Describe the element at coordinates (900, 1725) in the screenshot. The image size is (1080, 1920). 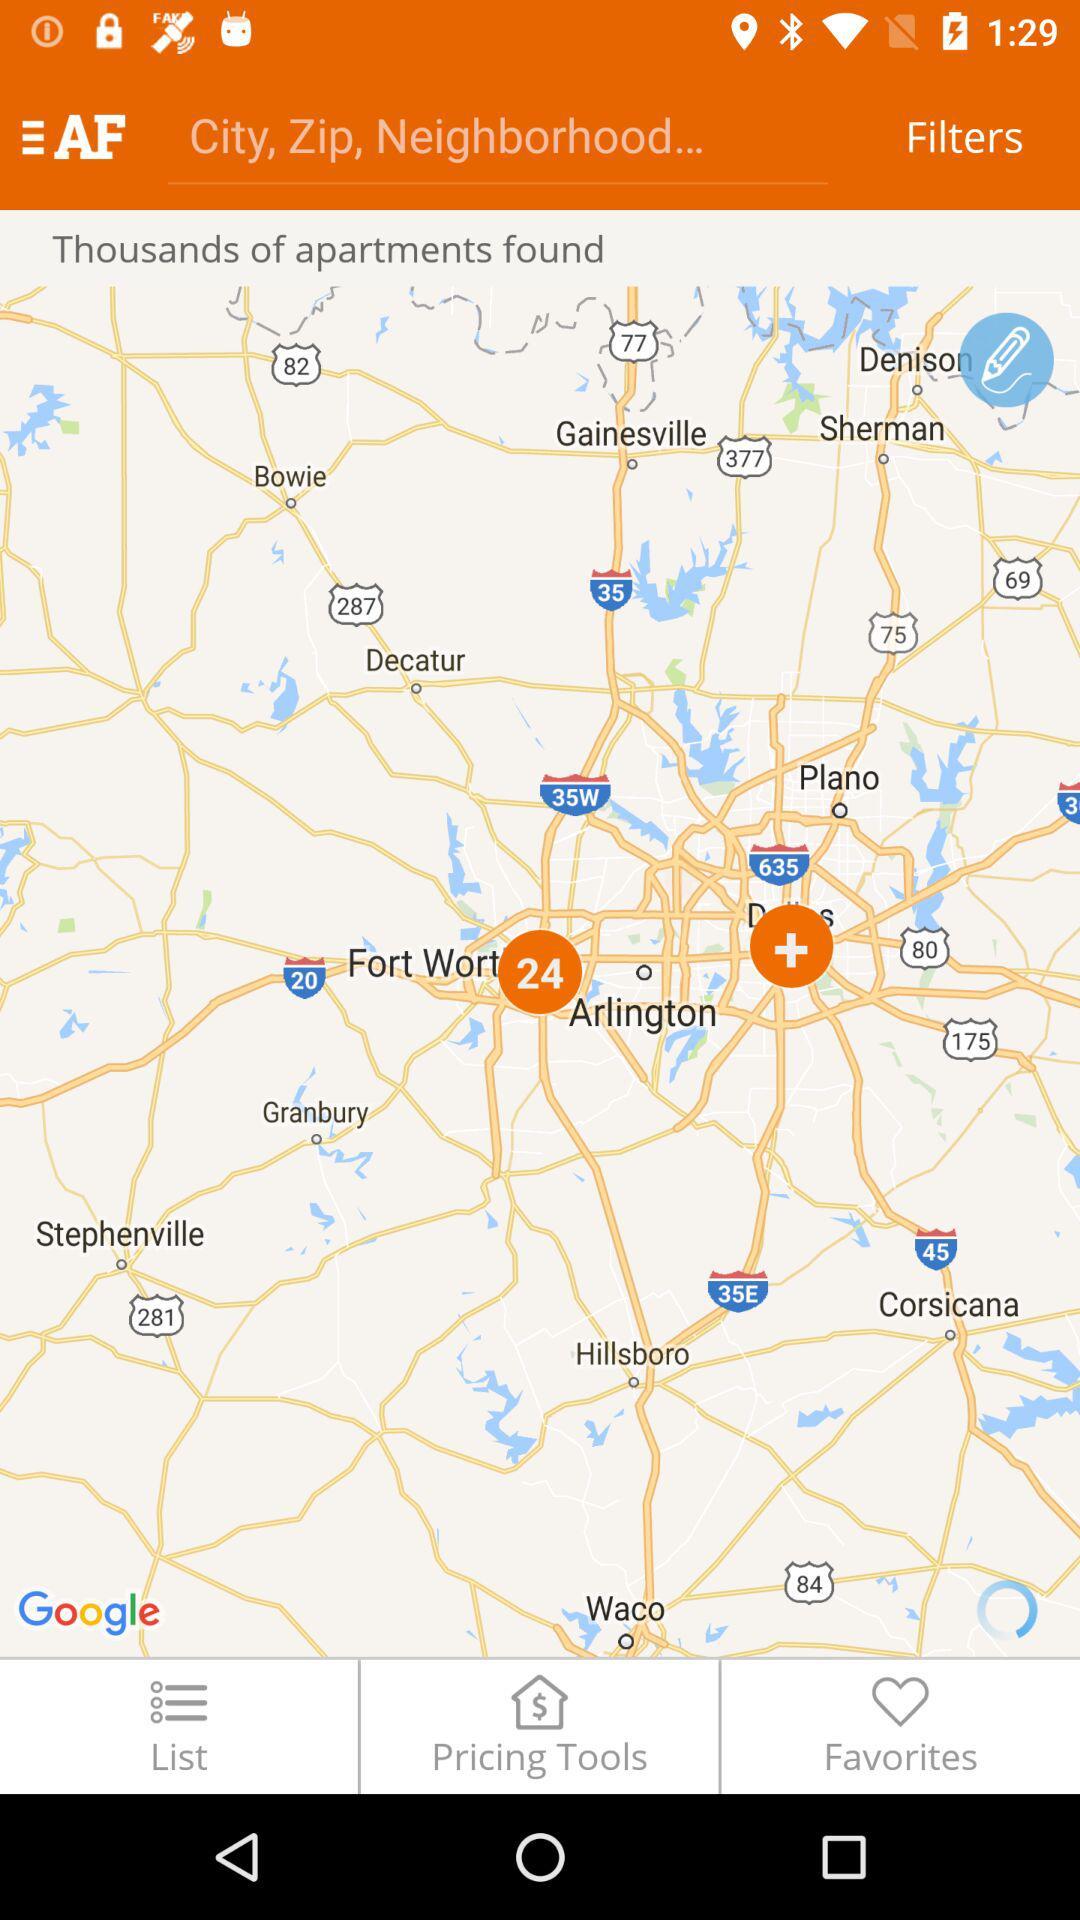
I see `the icon next to pricing tools icon` at that location.